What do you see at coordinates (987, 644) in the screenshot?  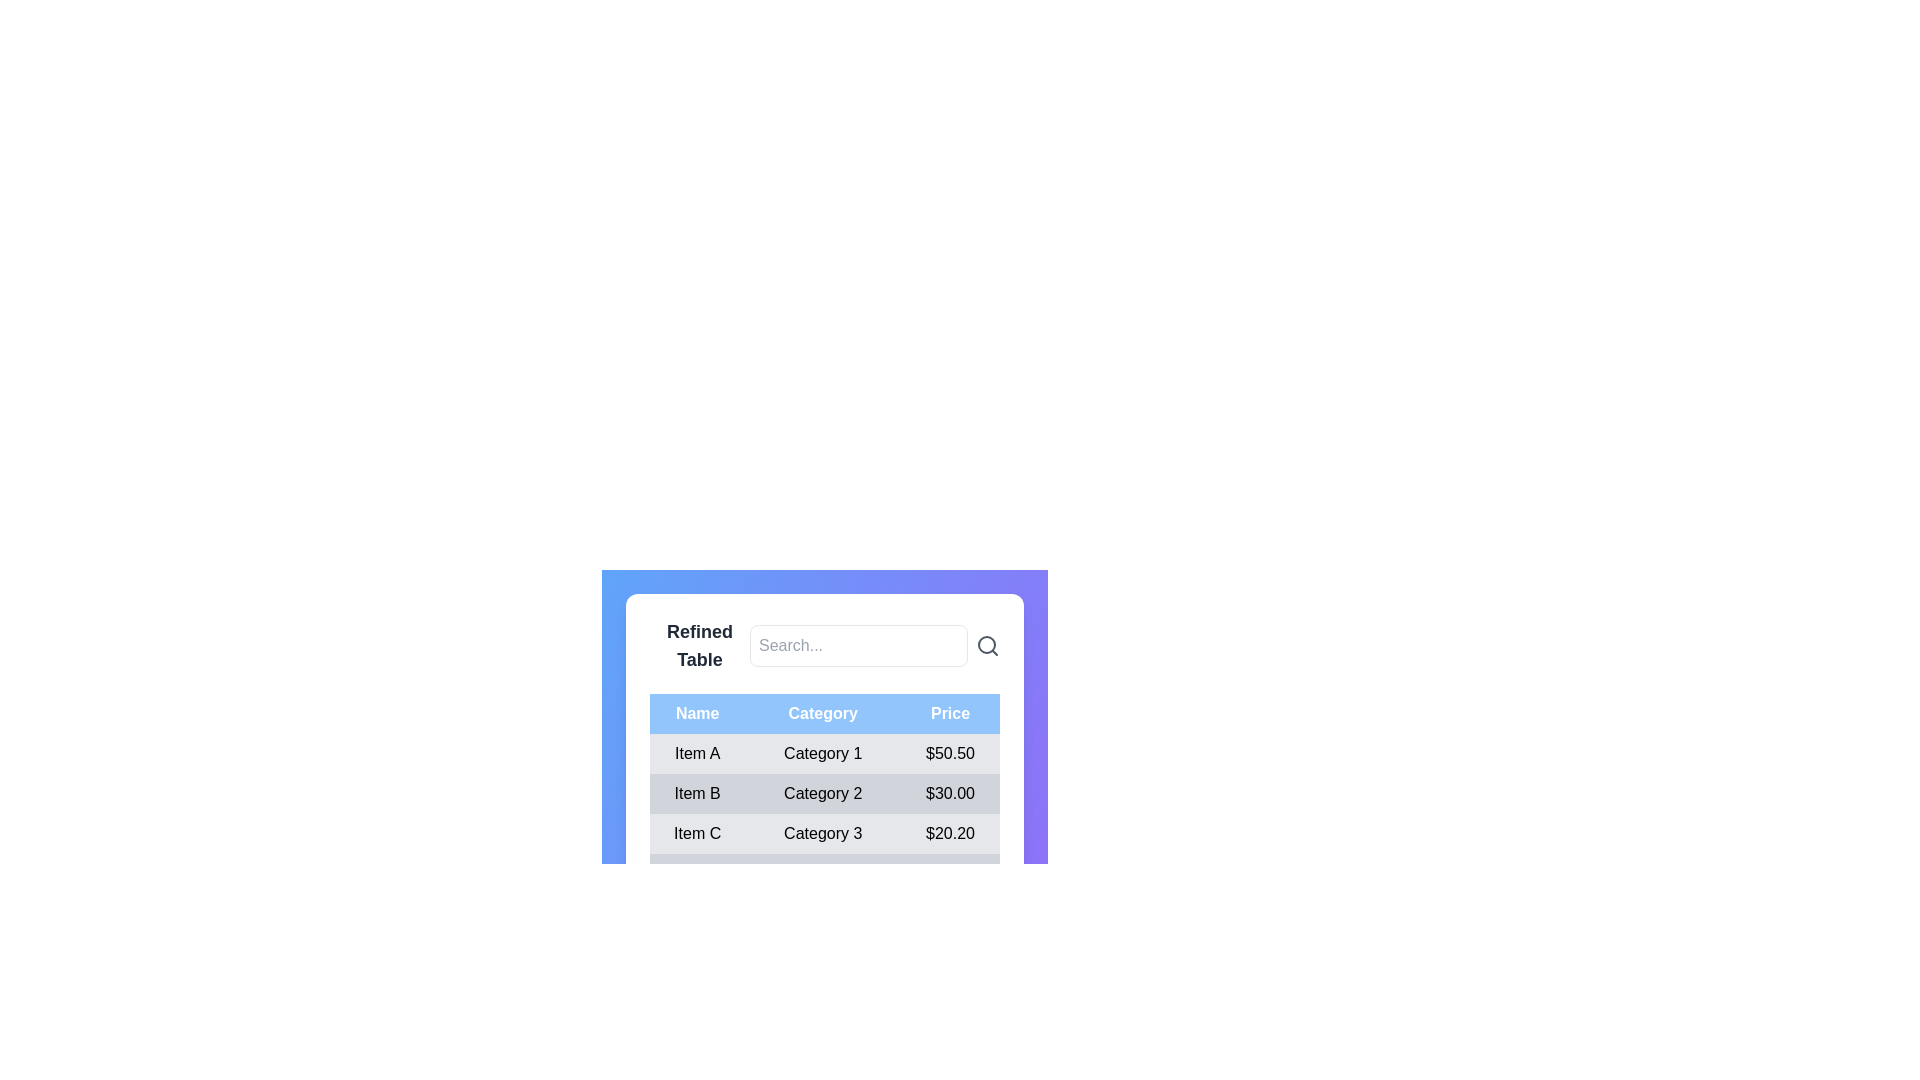 I see `the decorative inner circle of the search icon located in the upper-right section of the interface, adjacent to the search input field` at bounding box center [987, 644].